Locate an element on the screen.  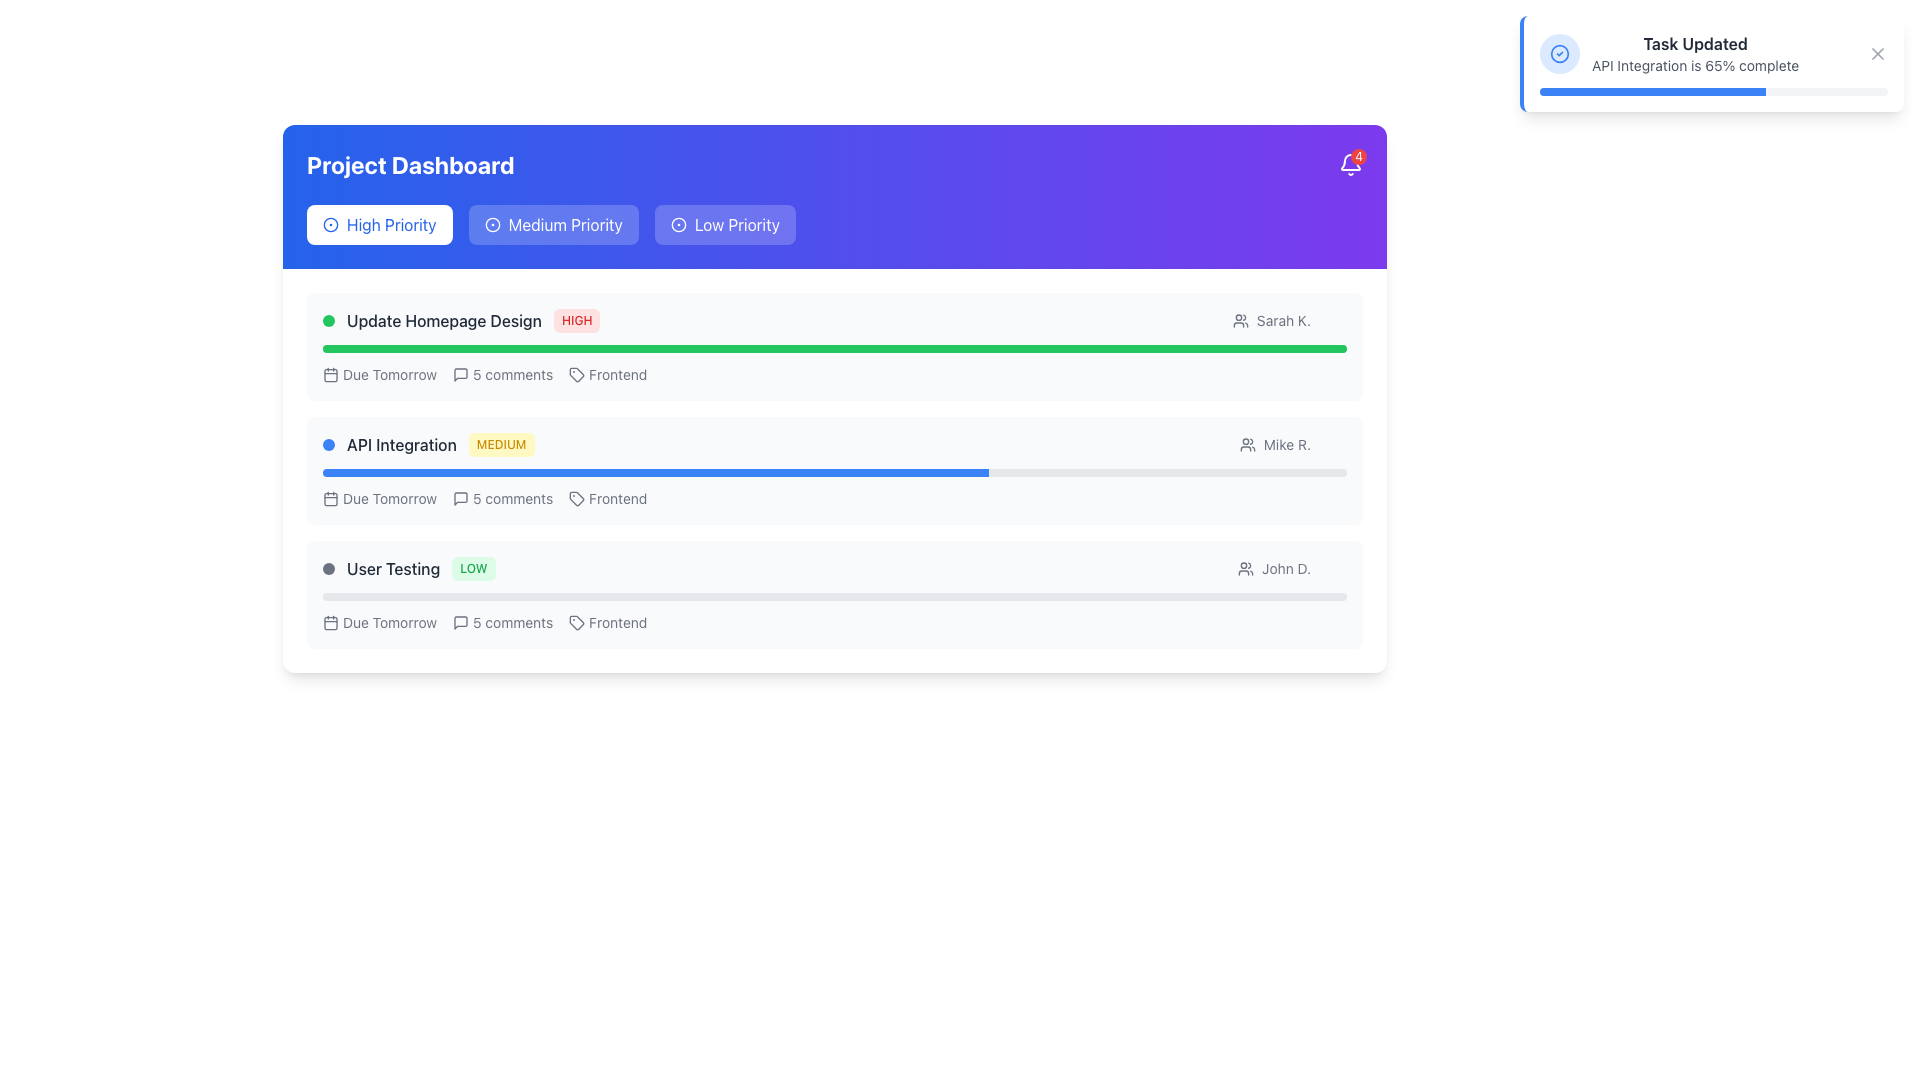
the small badge displaying the text 'HIGH' in bold red font, located to the right of the title text in the 'Project Dashboard' area, within the list item titled 'Update Homepage Design' is located at coordinates (576, 319).